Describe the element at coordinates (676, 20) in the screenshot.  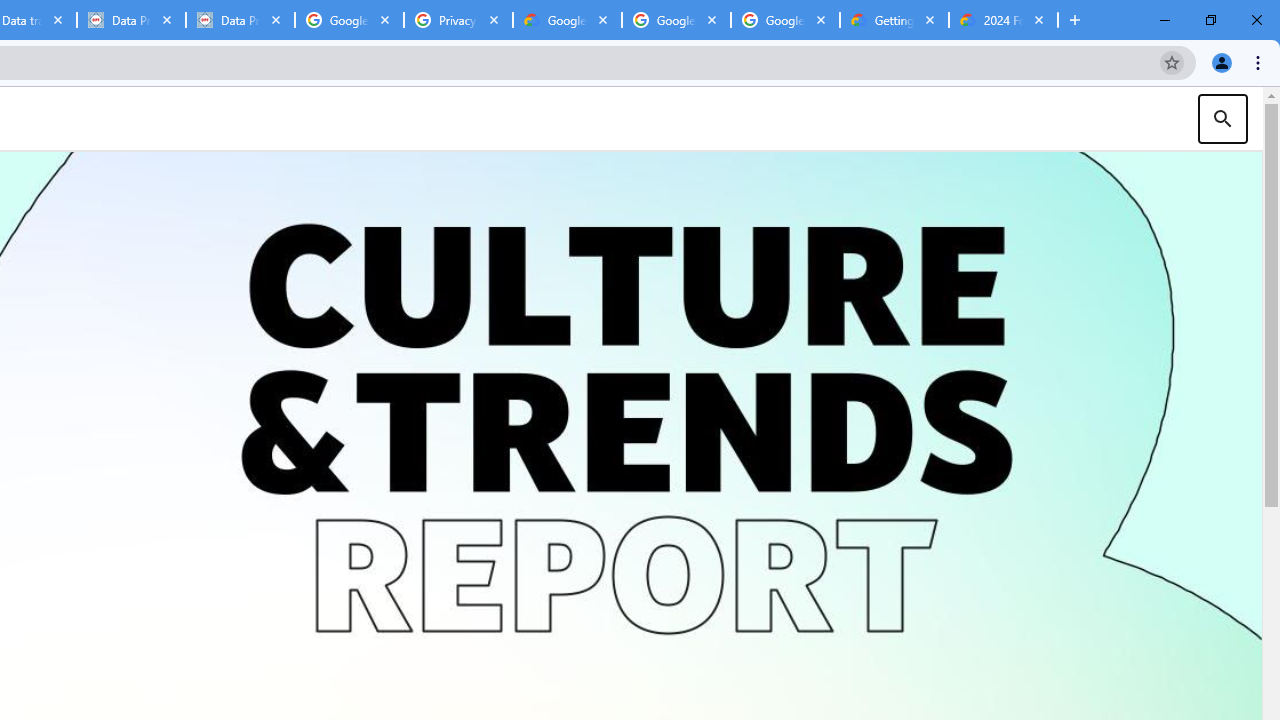
I see `'Google Workspace - Specific Terms'` at that location.